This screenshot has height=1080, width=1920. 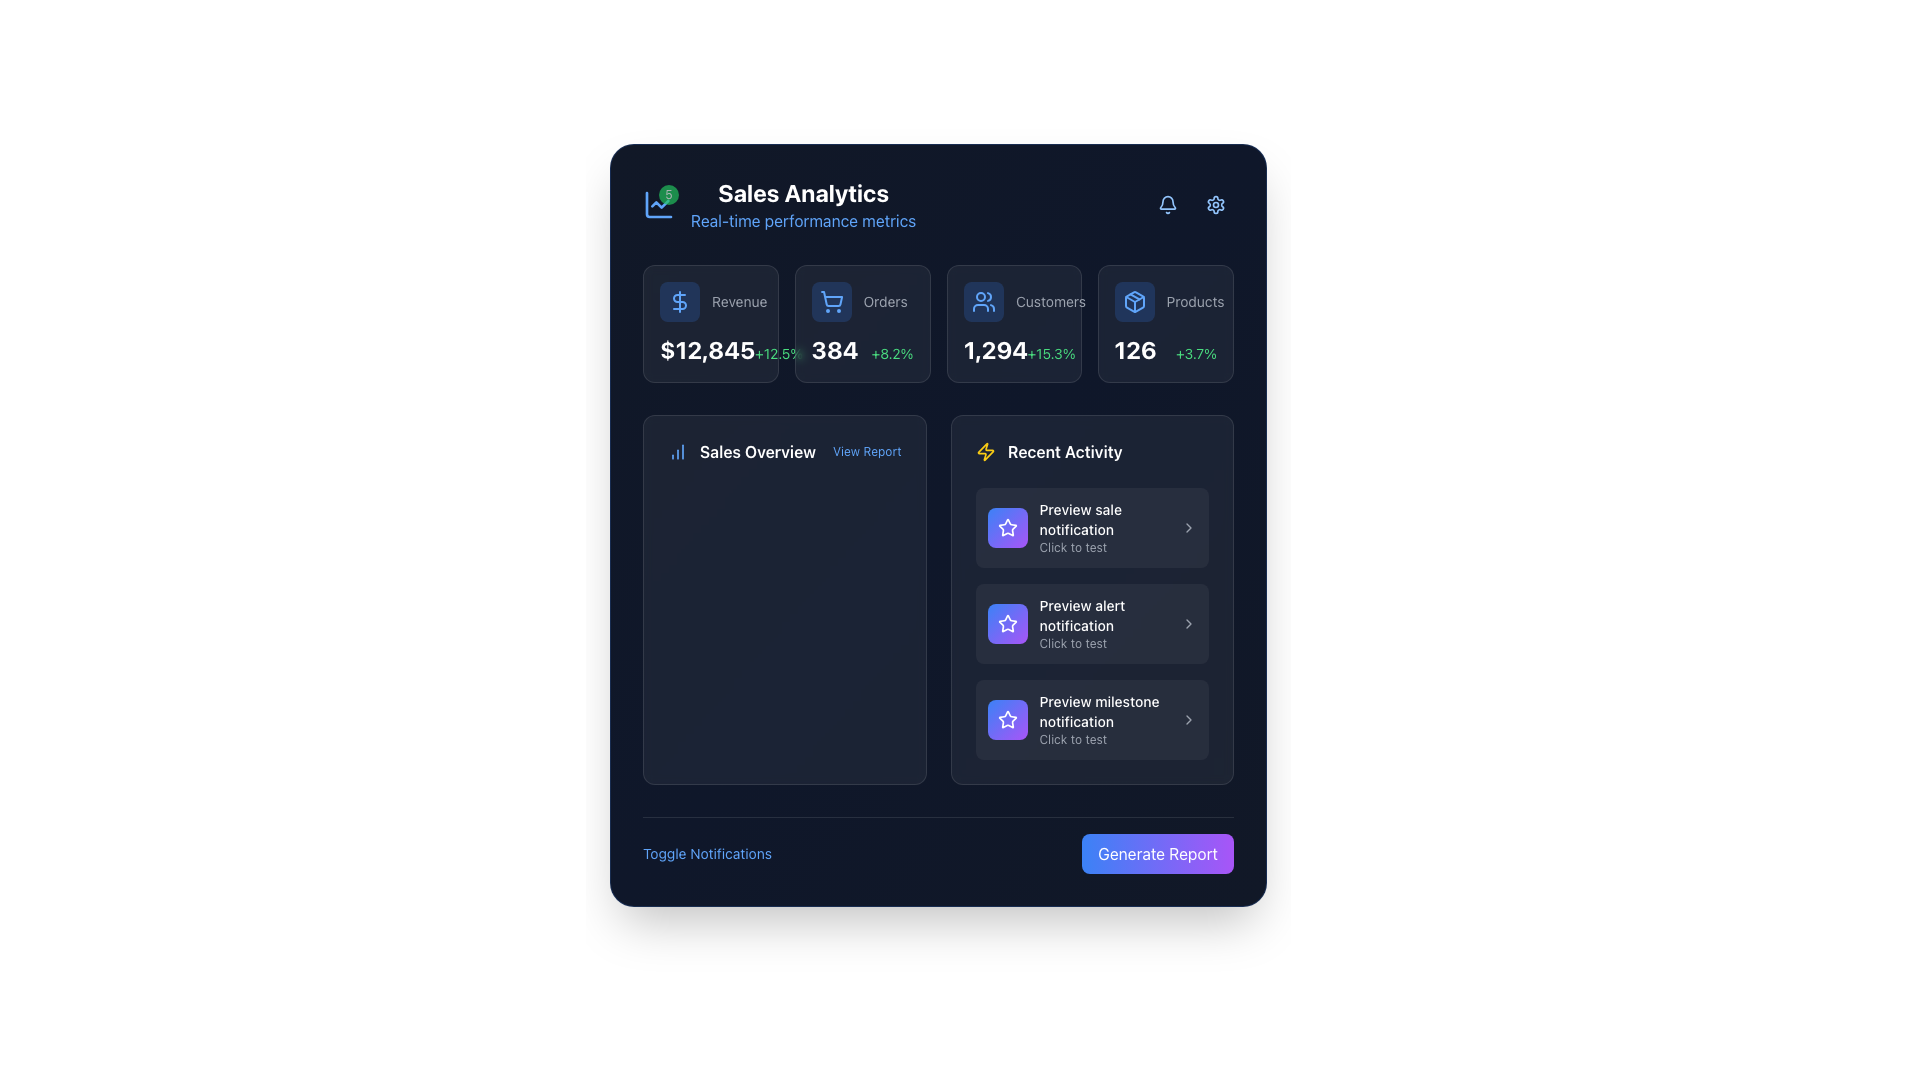 I want to click on the white outlined star icon located in the circular button within the 'Recent Activity' section, adjacent to the label 'Preview milestone notification', so click(x=1007, y=720).